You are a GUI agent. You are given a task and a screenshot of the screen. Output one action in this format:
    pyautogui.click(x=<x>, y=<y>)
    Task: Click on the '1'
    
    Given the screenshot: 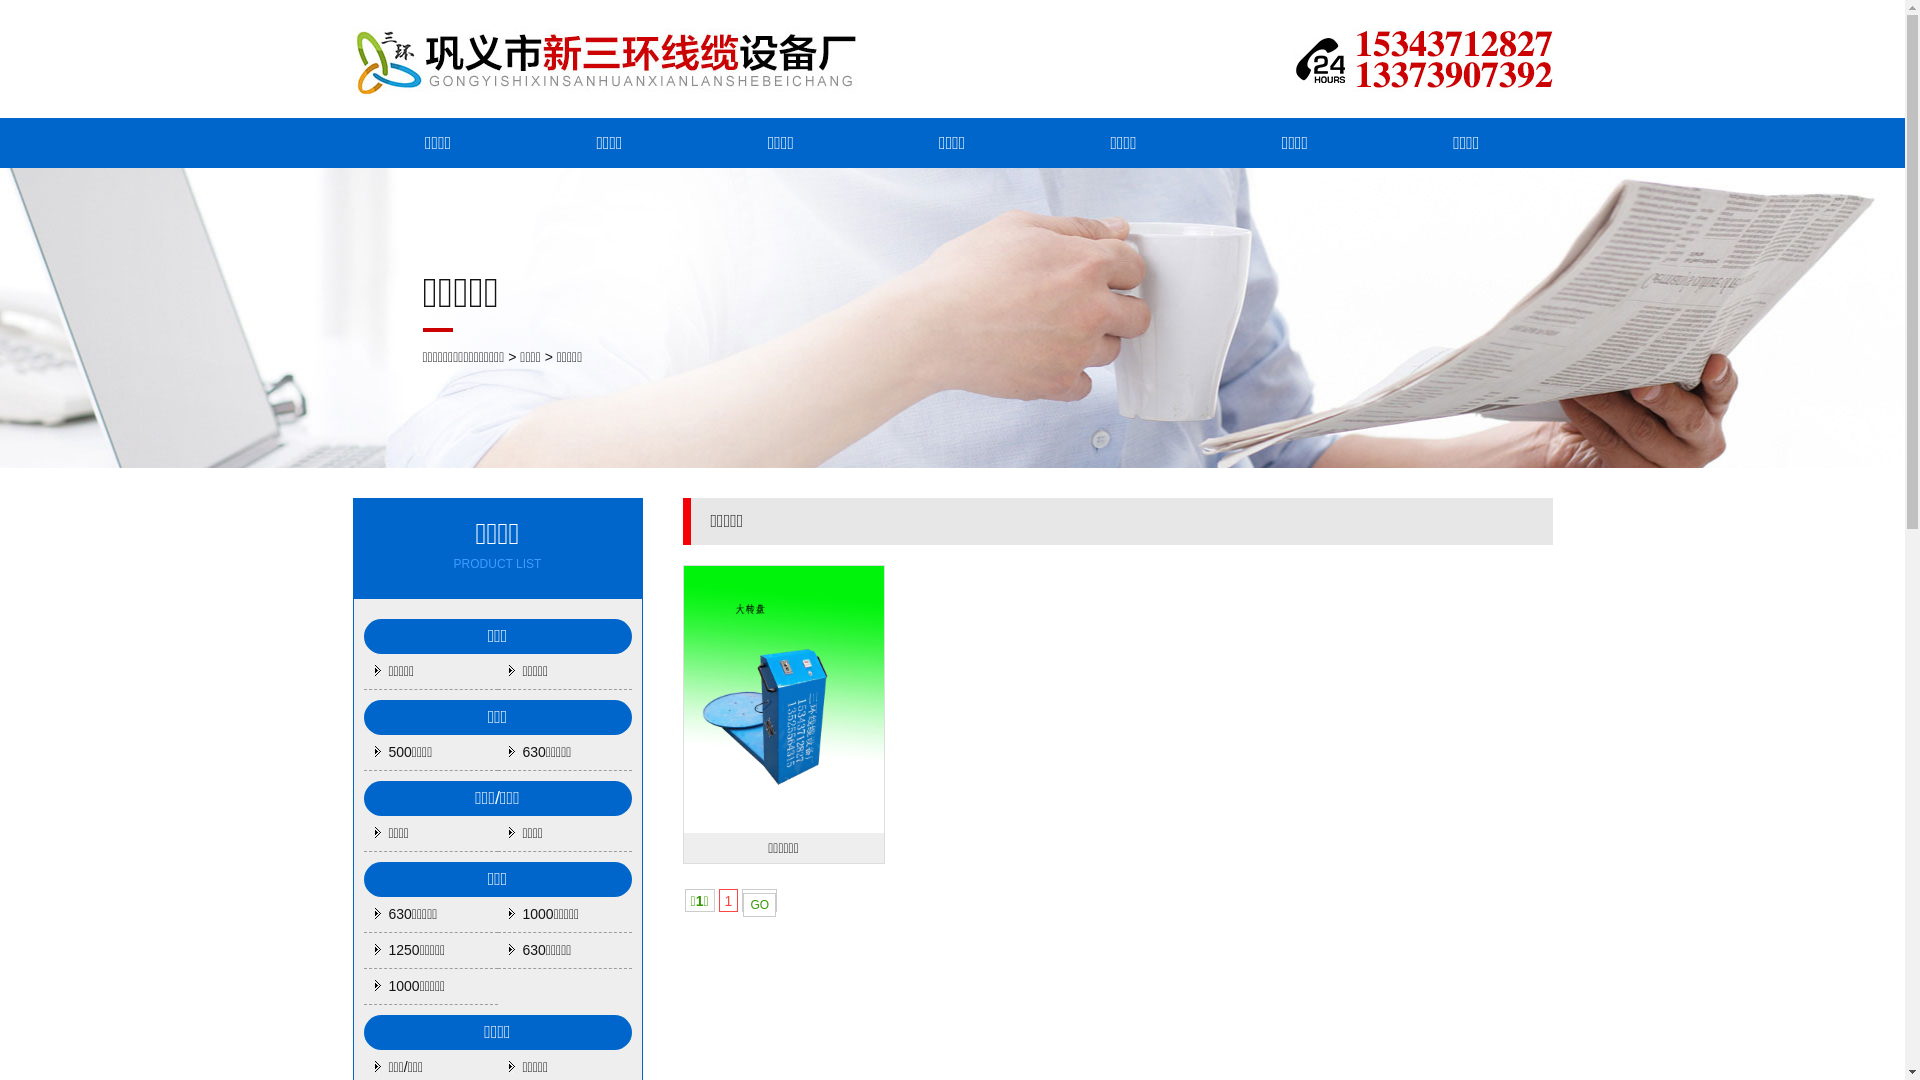 What is the action you would take?
    pyautogui.click(x=728, y=900)
    